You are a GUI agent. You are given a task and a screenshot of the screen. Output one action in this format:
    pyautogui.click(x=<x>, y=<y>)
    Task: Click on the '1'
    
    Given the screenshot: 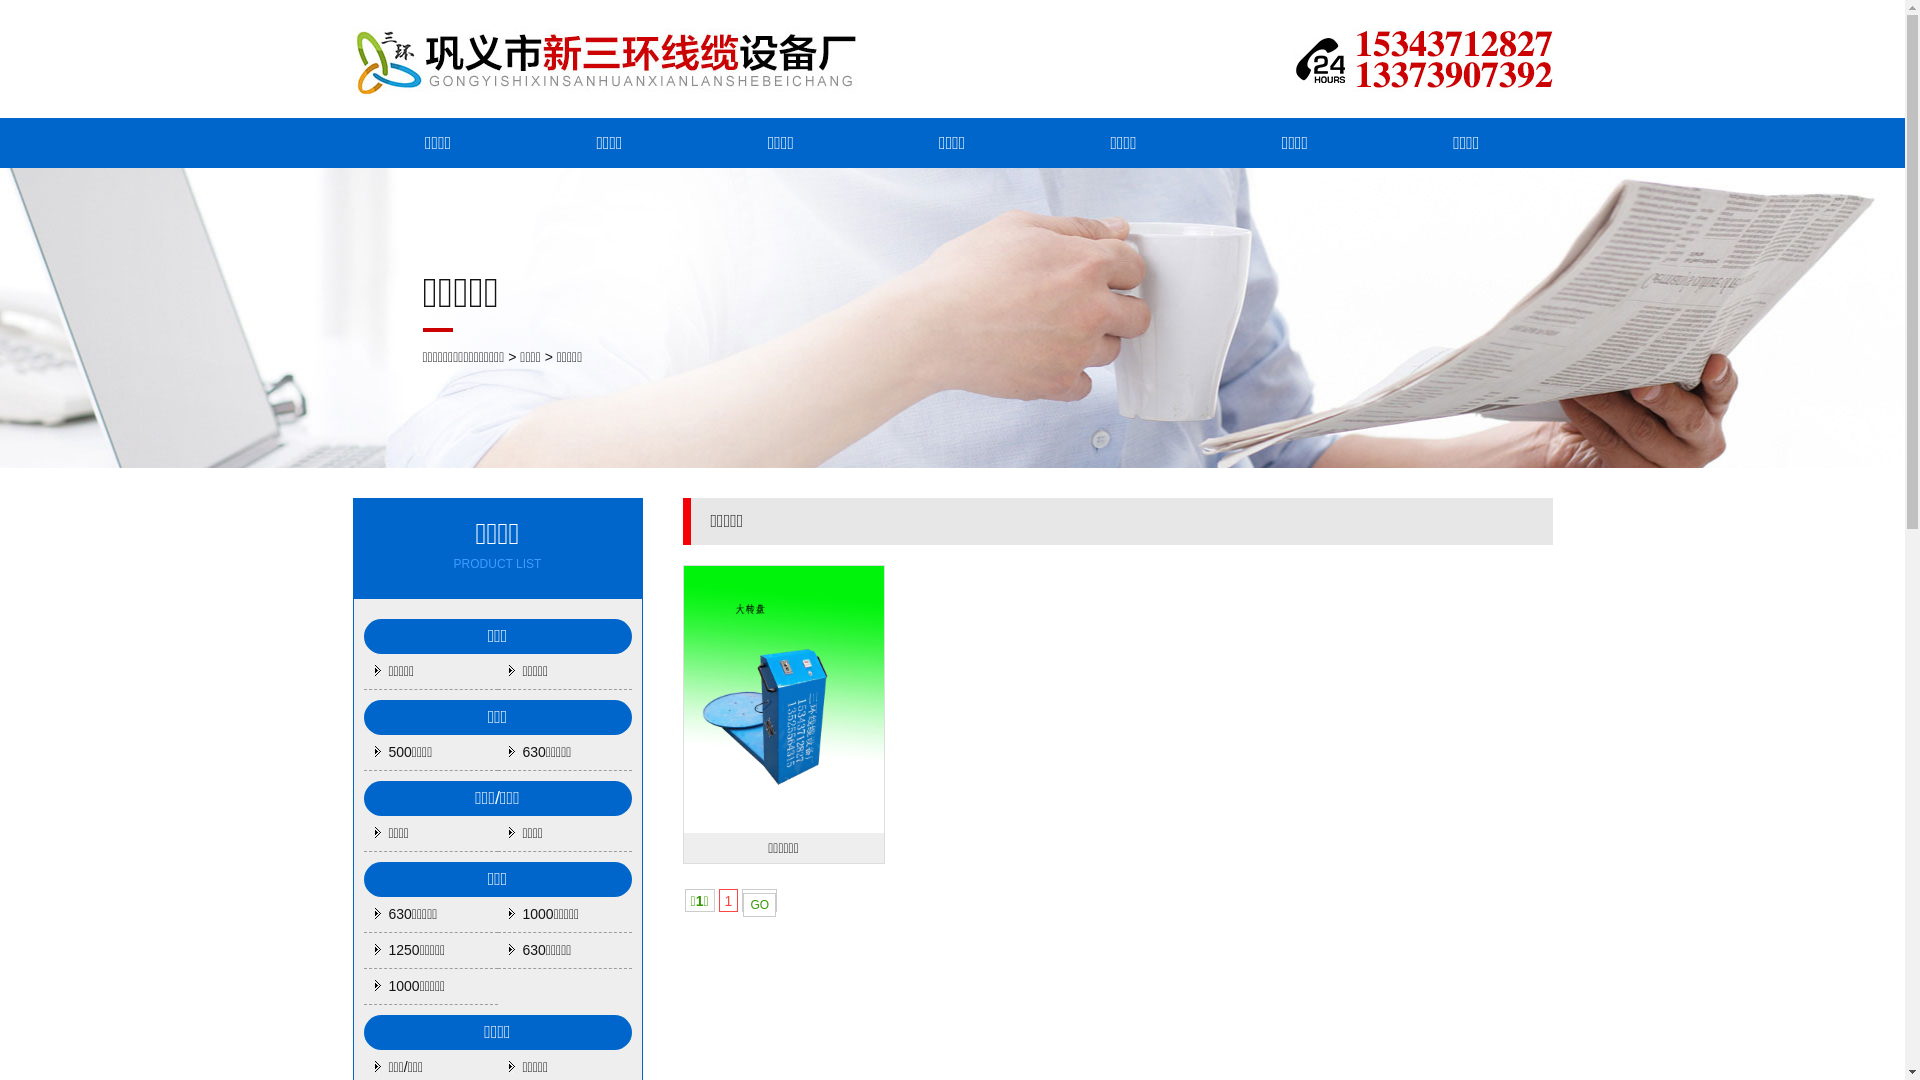 What is the action you would take?
    pyautogui.click(x=728, y=900)
    